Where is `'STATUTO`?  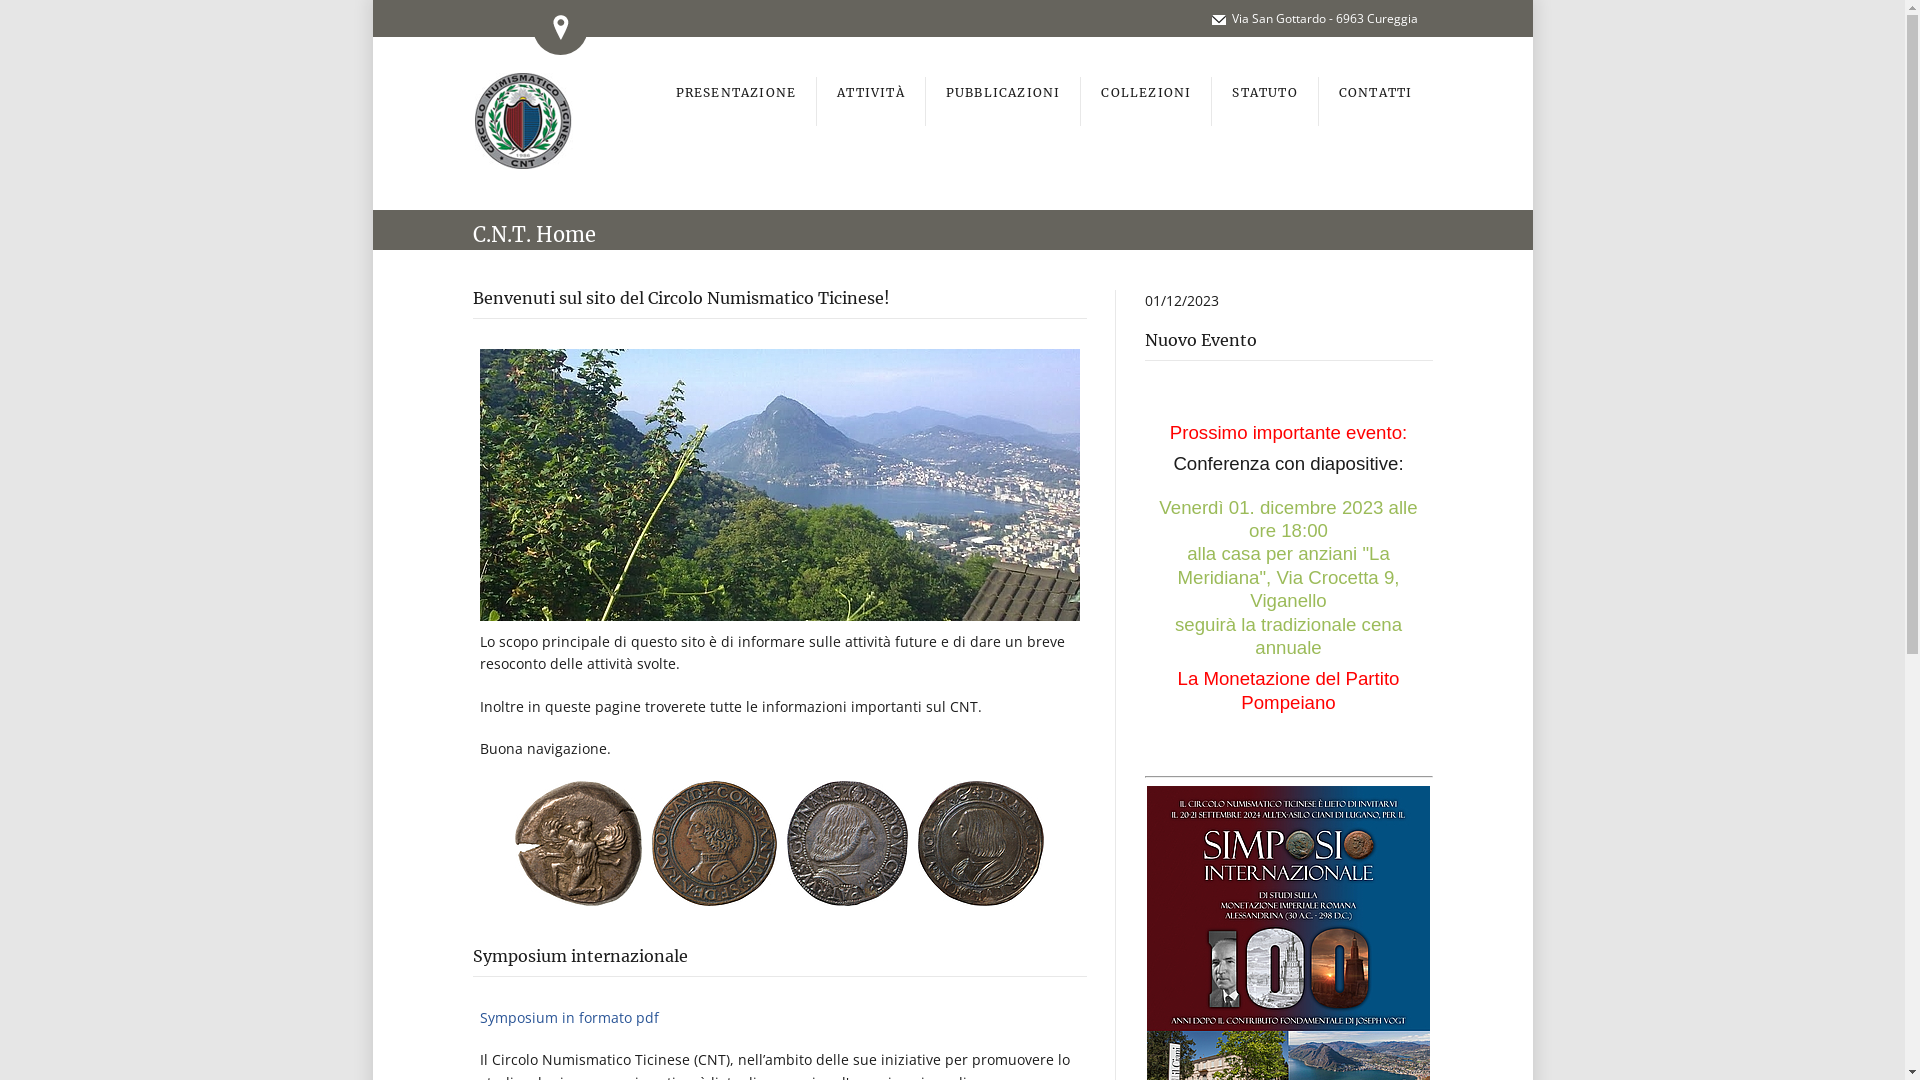
'STATUTO is located at coordinates (1264, 101).